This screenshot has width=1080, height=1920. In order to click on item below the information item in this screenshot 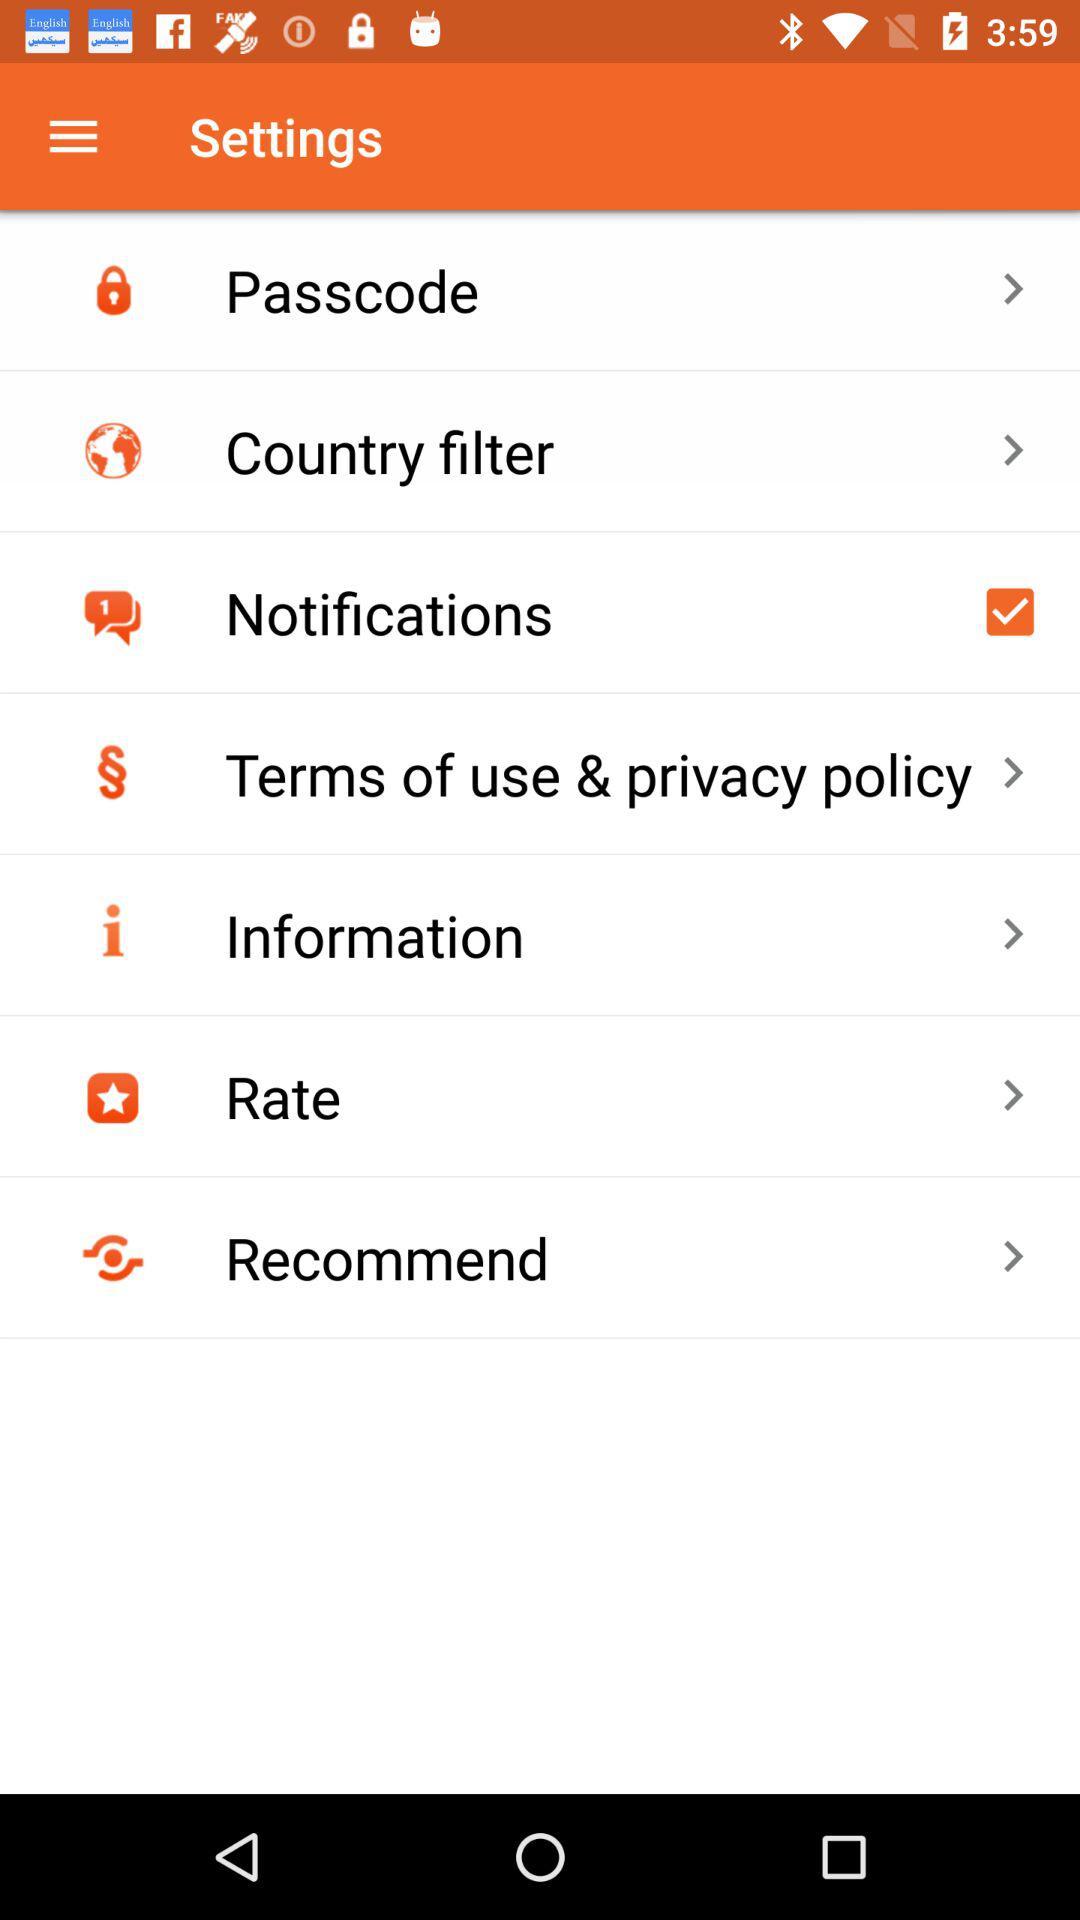, I will do `click(611, 1095)`.